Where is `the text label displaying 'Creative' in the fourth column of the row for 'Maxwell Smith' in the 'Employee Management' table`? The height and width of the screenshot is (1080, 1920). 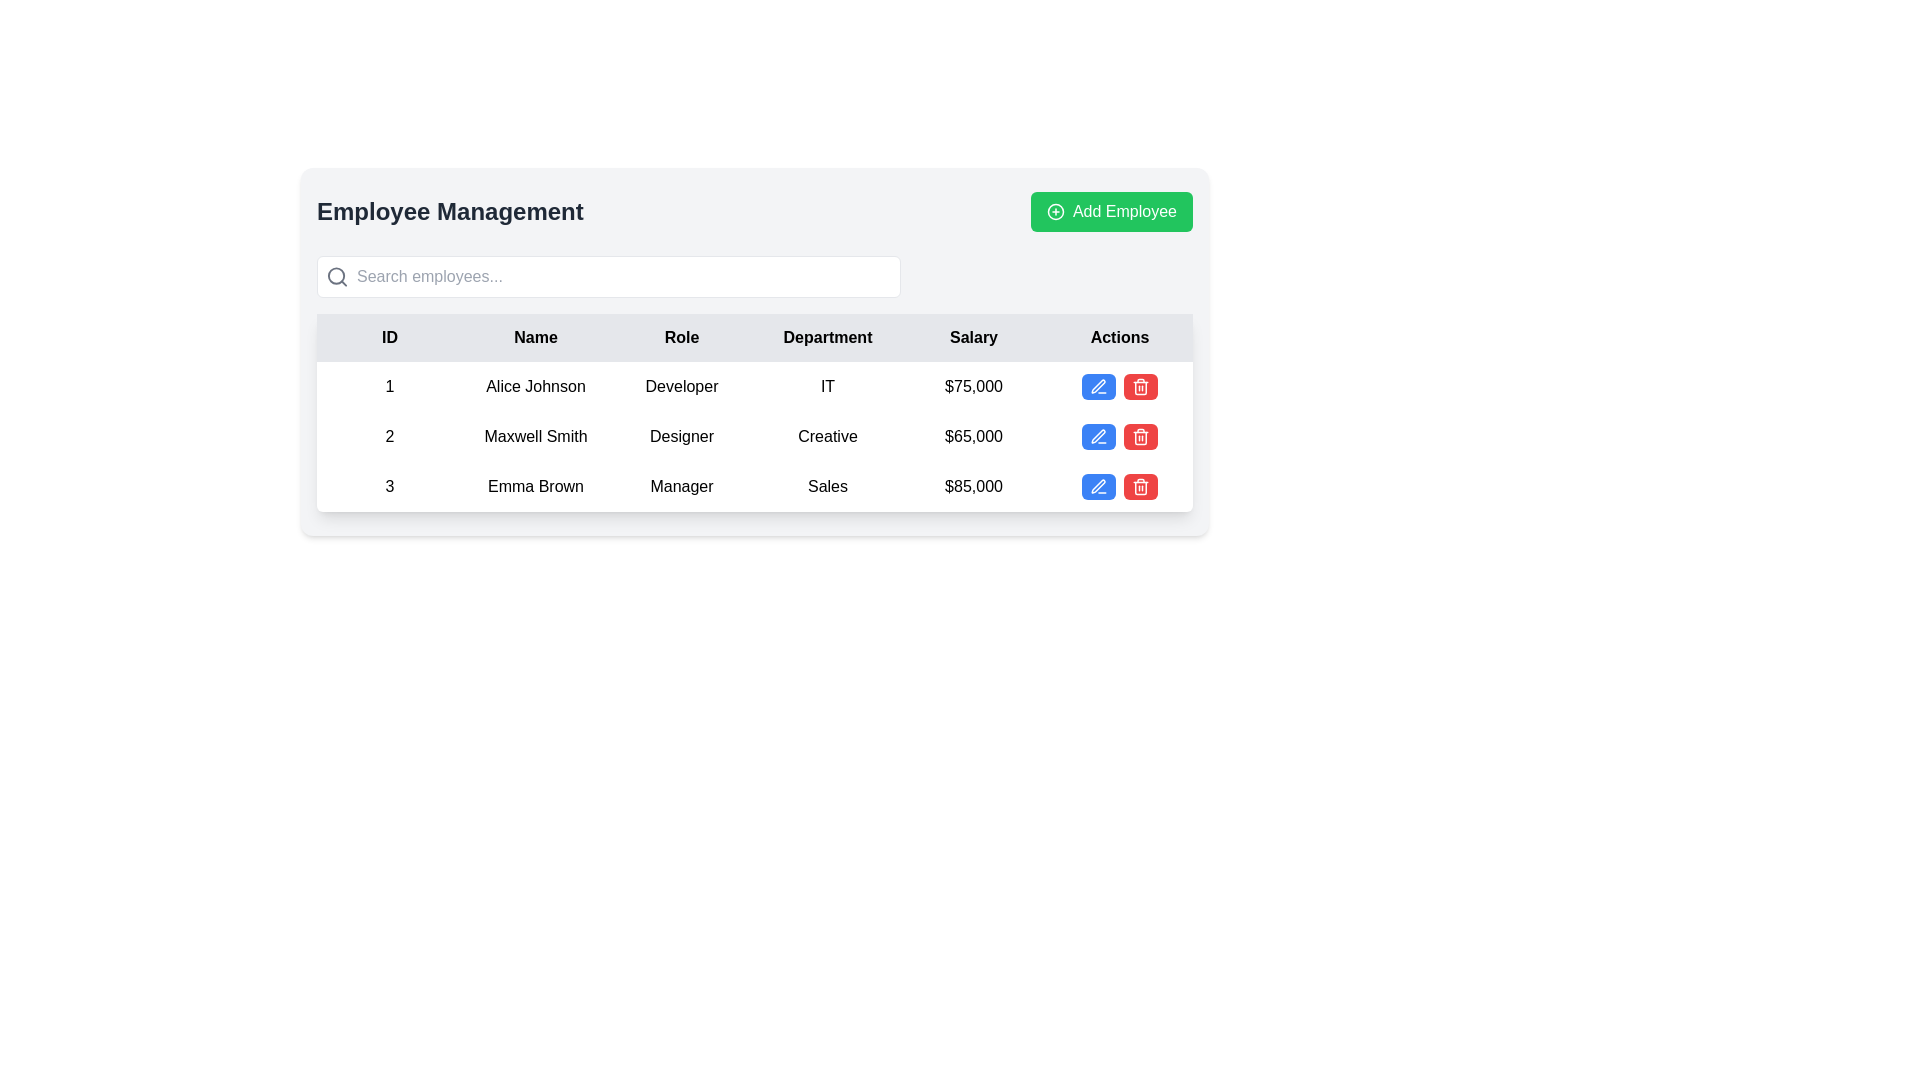 the text label displaying 'Creative' in the fourth column of the row for 'Maxwell Smith' in the 'Employee Management' table is located at coordinates (828, 435).